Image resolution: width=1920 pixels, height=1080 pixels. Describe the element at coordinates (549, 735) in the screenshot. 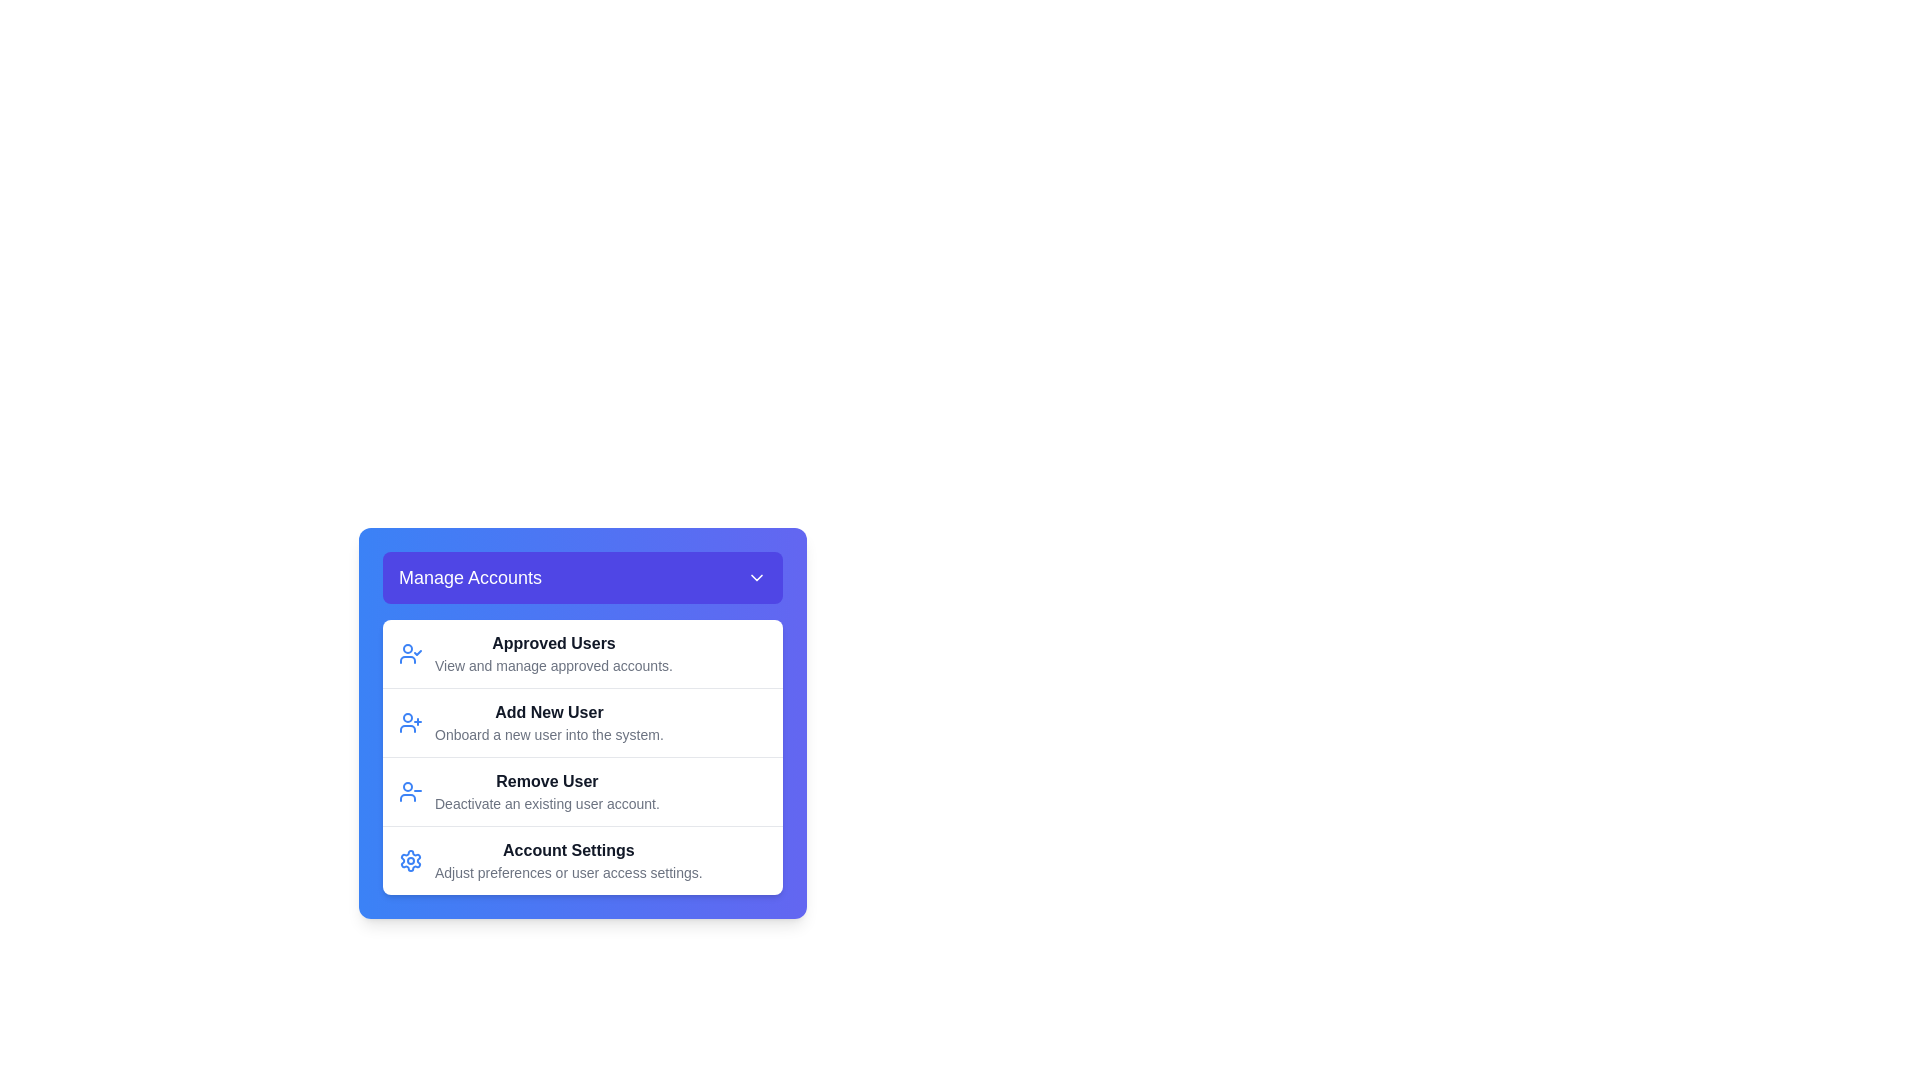

I see `the static text label providing additional information about the 'Add New User' action located beneath the bolded text 'Add New User' in the 'Manage Accounts' section` at that location.